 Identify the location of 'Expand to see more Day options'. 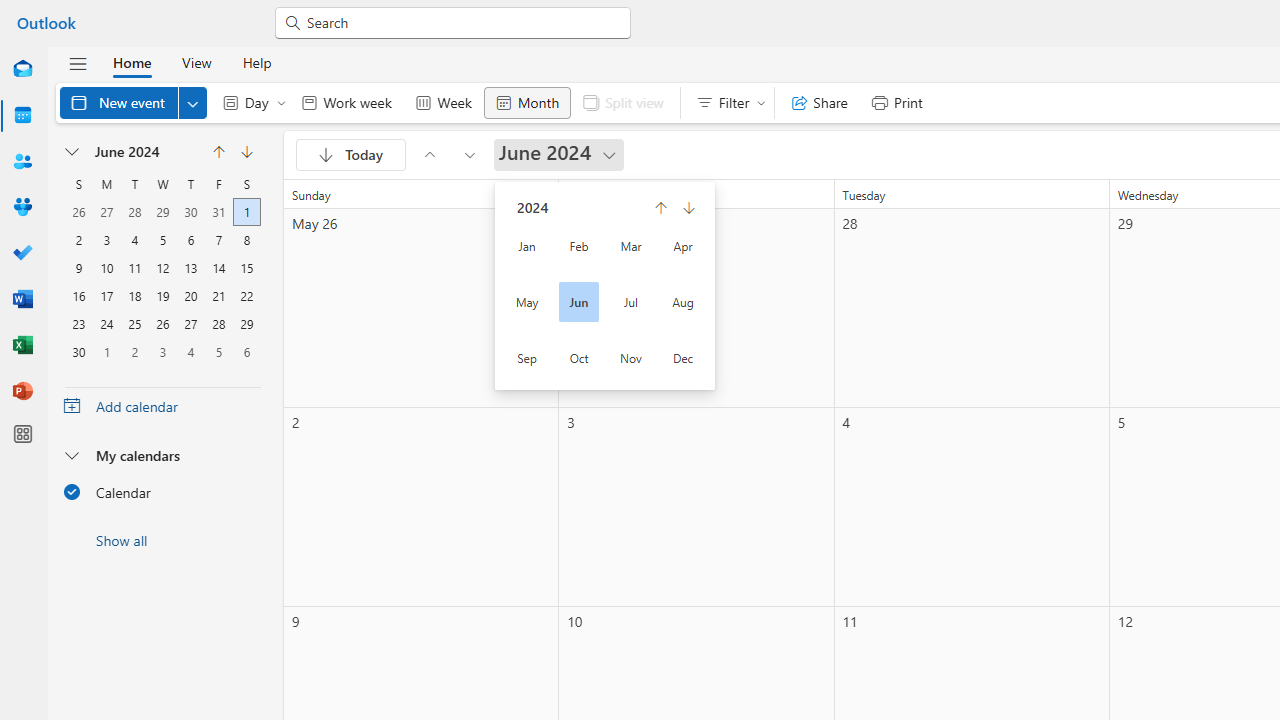
(280, 102).